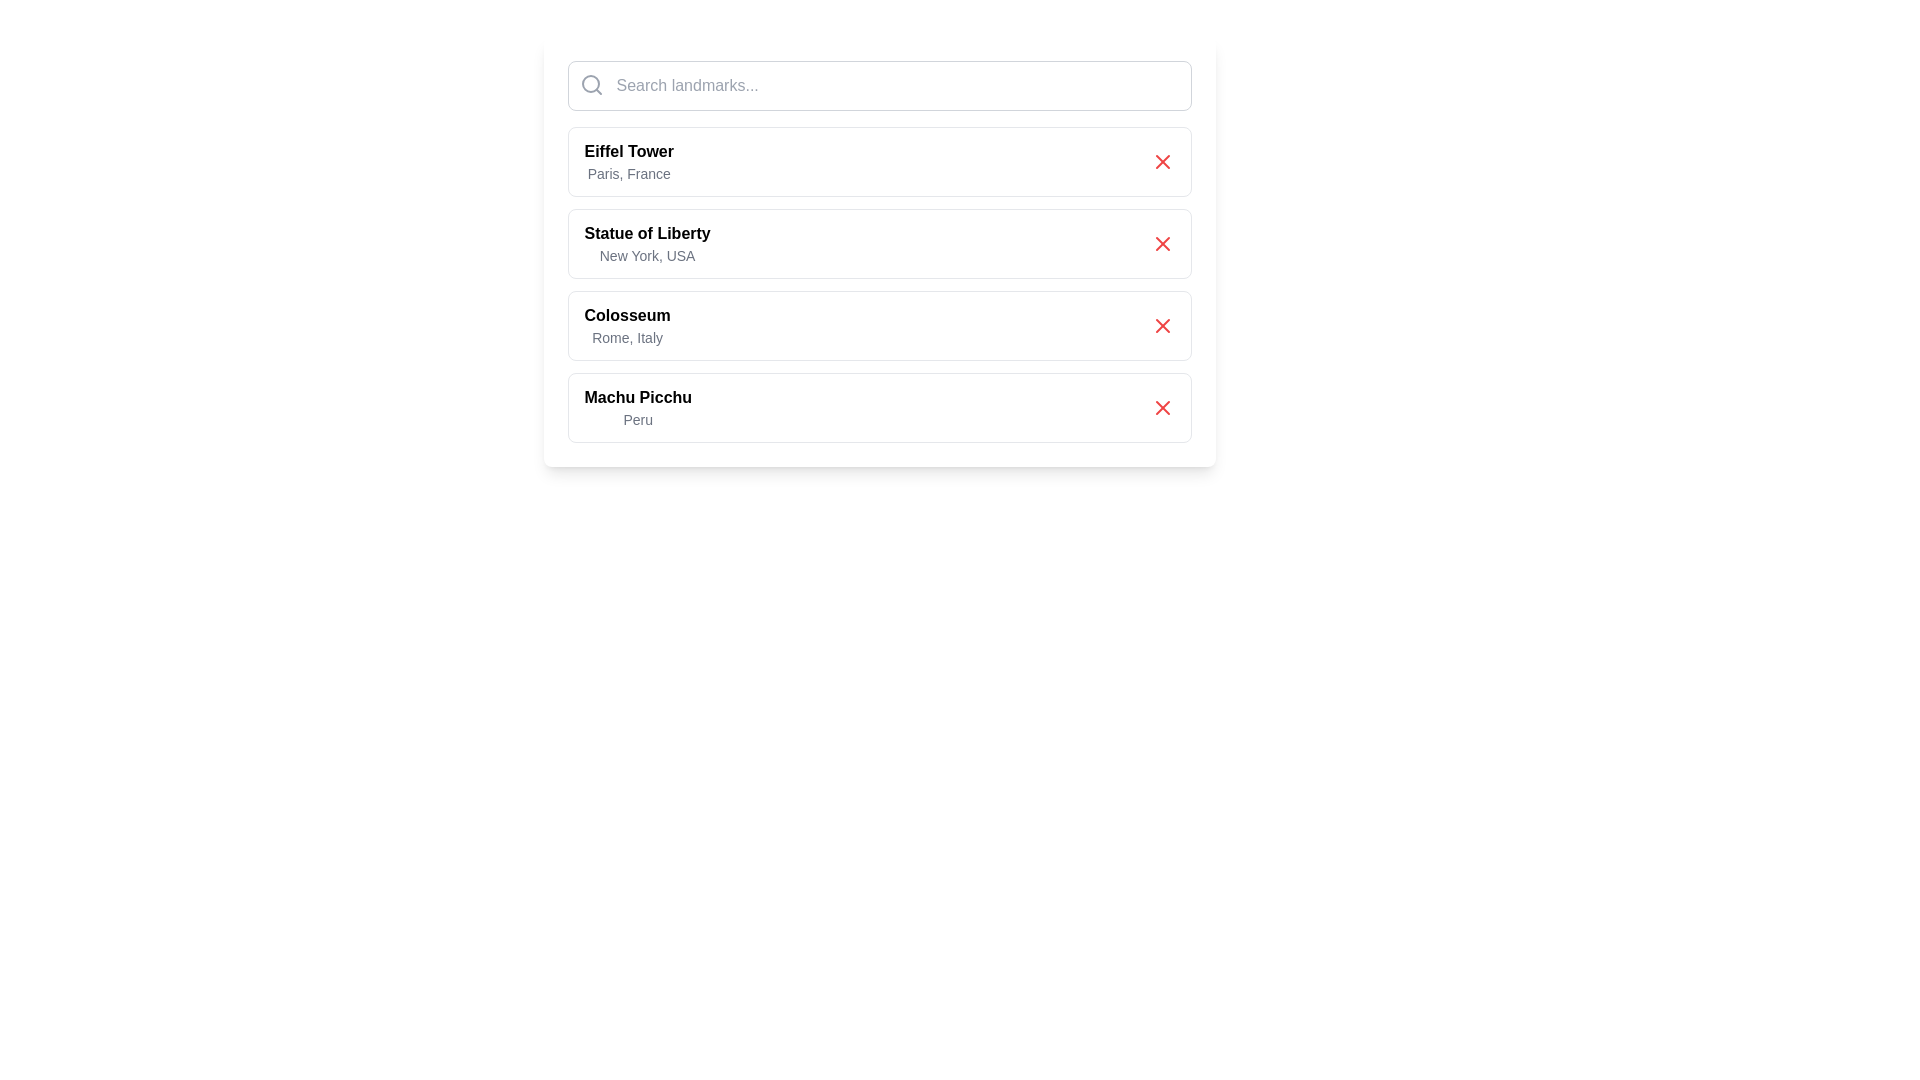  I want to click on the red cross-shaped icon located at the right end of the row labeled 'Statue of Liberty, New York, USA', so click(1162, 242).